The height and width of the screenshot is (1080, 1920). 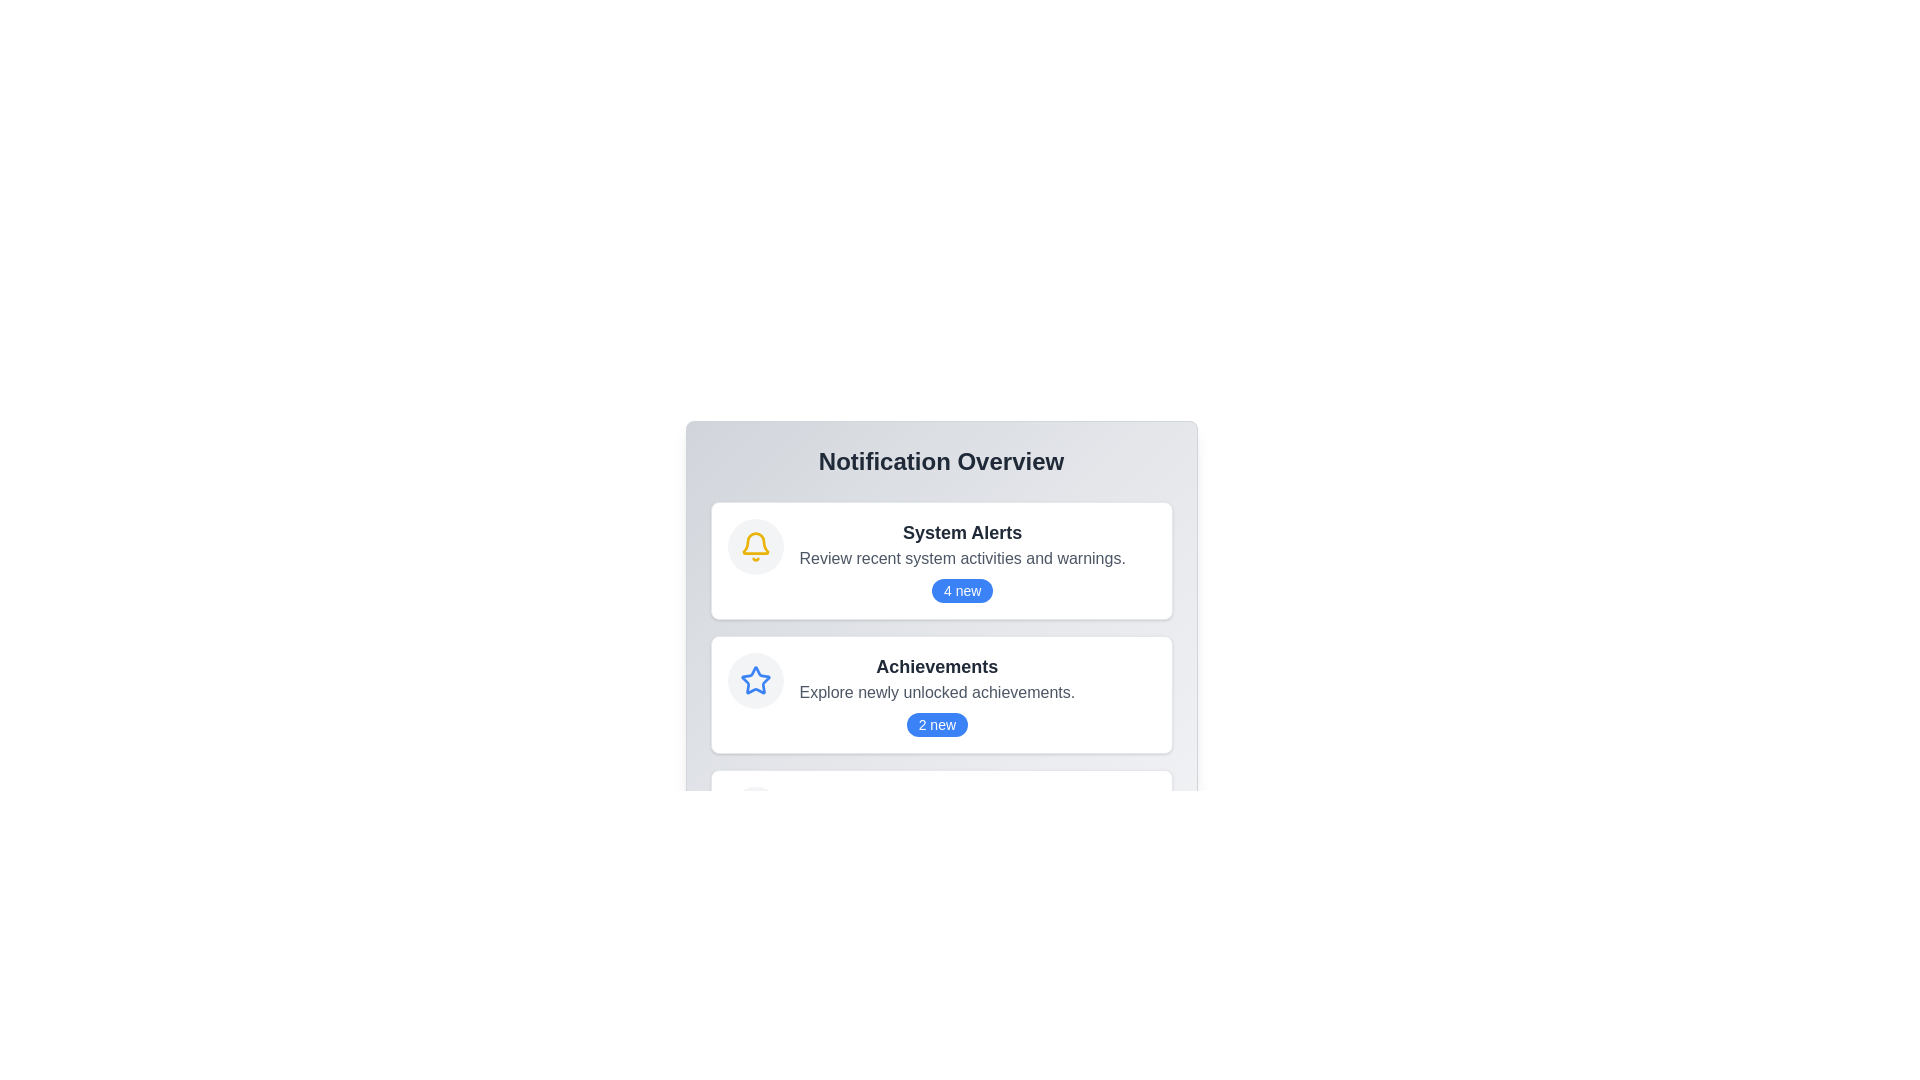 What do you see at coordinates (962, 589) in the screenshot?
I see `the Badge displaying the count of new items located in the 'System Alerts' section, positioned below the text 'Review recent system activities and warnings.'` at bounding box center [962, 589].